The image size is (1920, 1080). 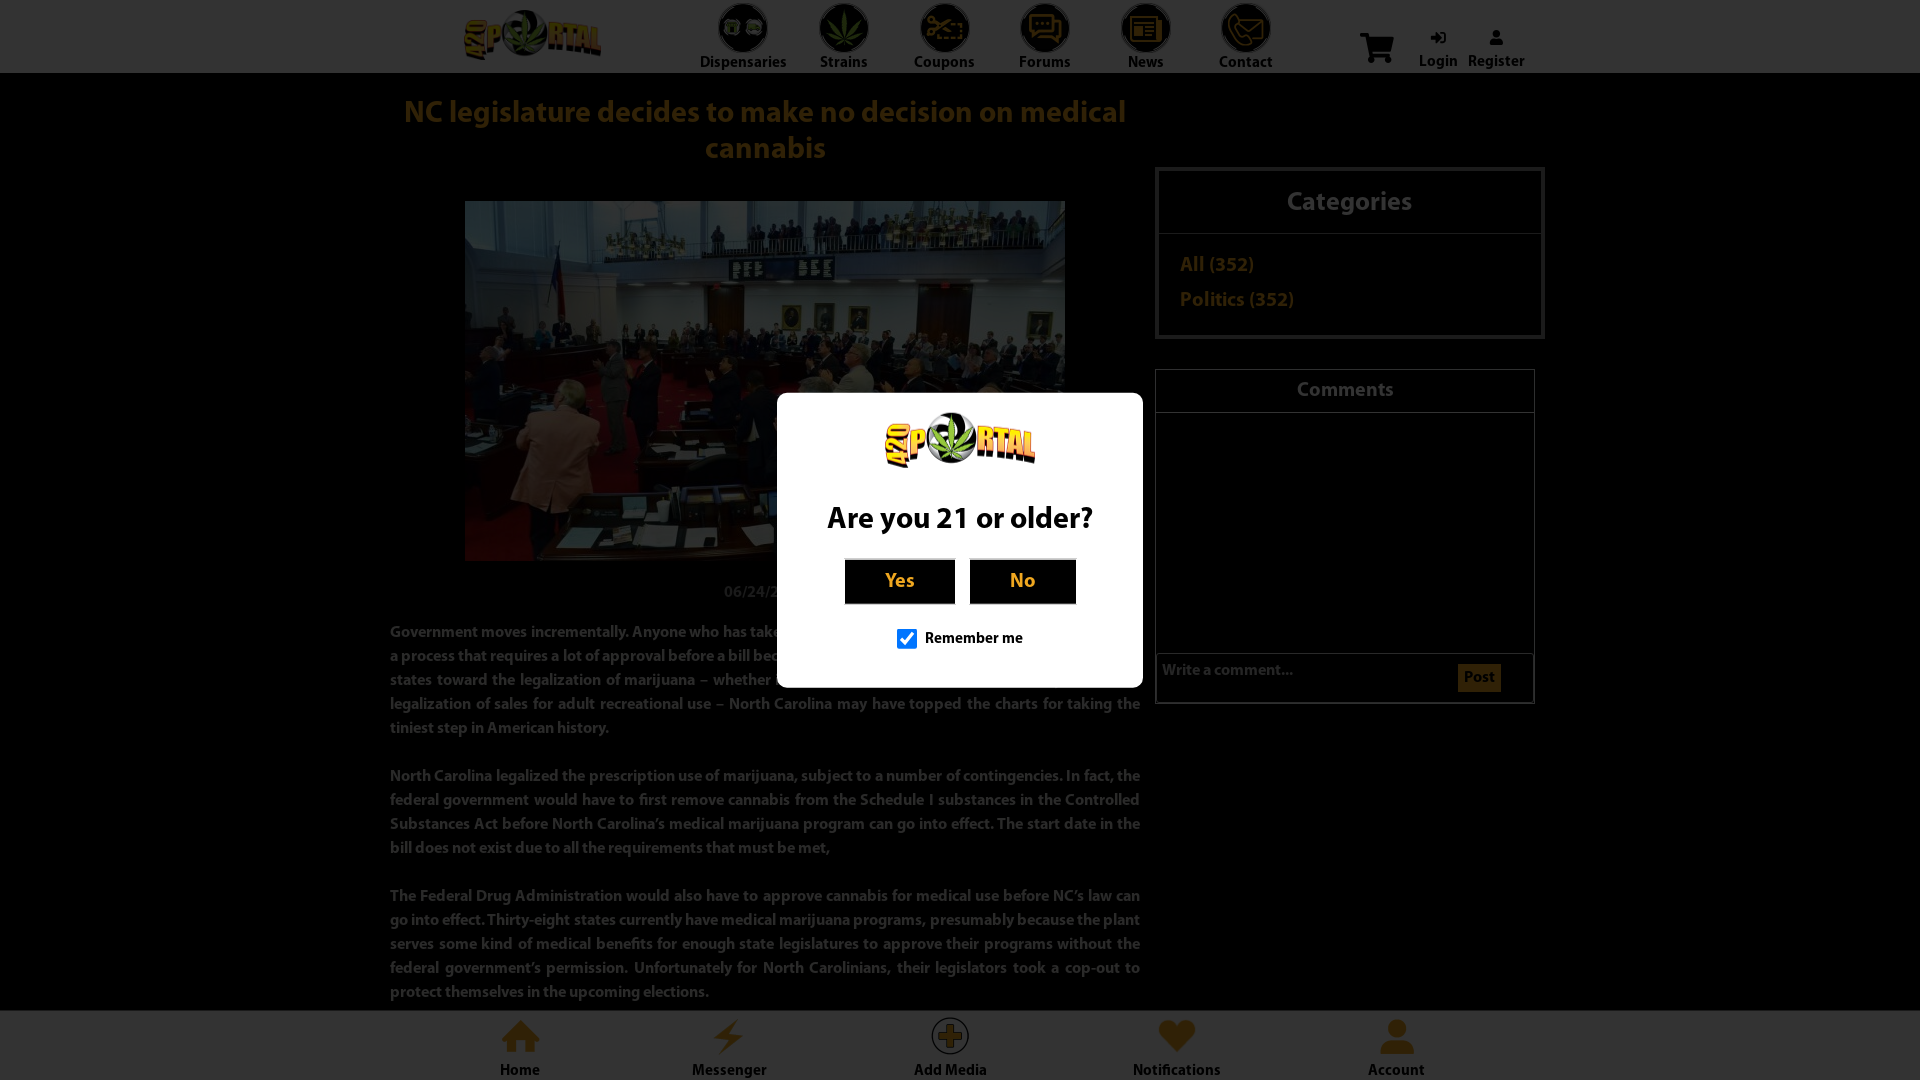 I want to click on 'Login', so click(x=1437, y=50).